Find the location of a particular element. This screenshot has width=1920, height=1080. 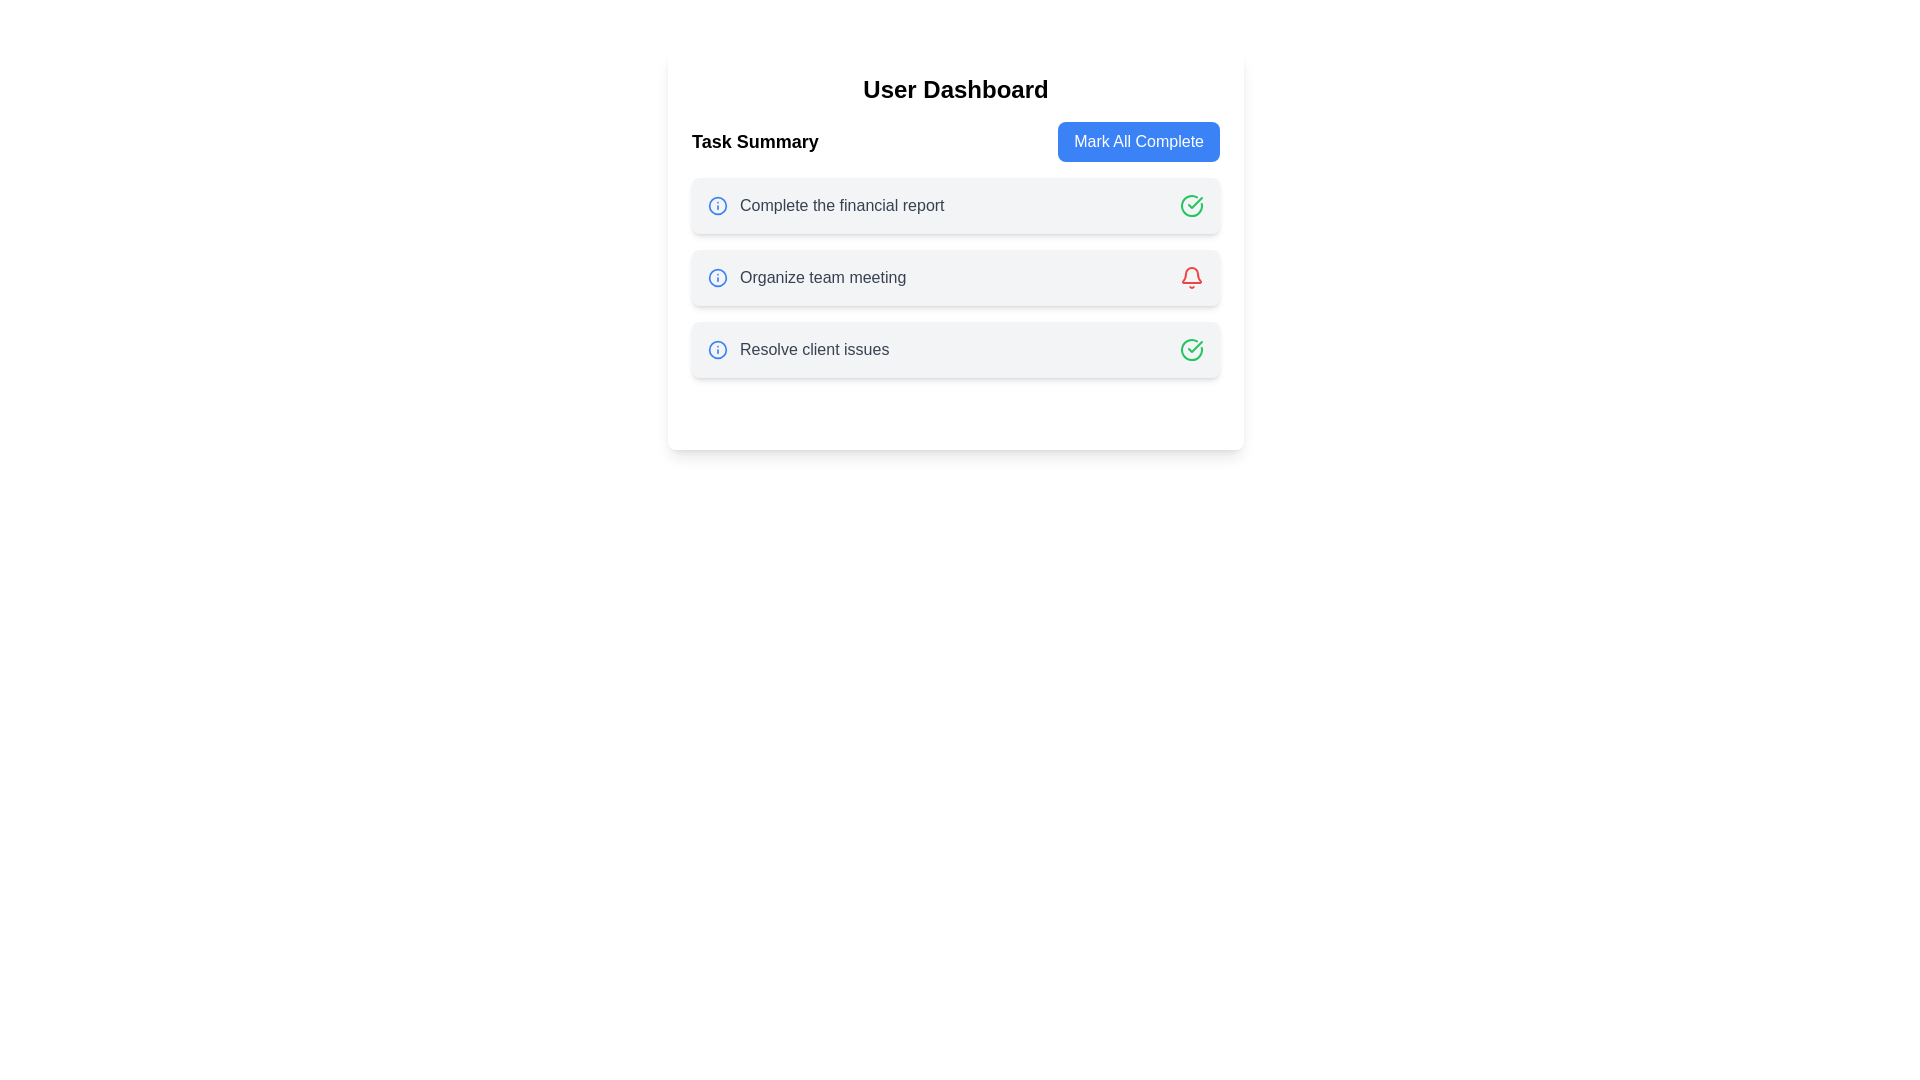

the 'User Dashboard' static text header, which is a large, bold title displayed at the top of a white panel is located at coordinates (954, 88).